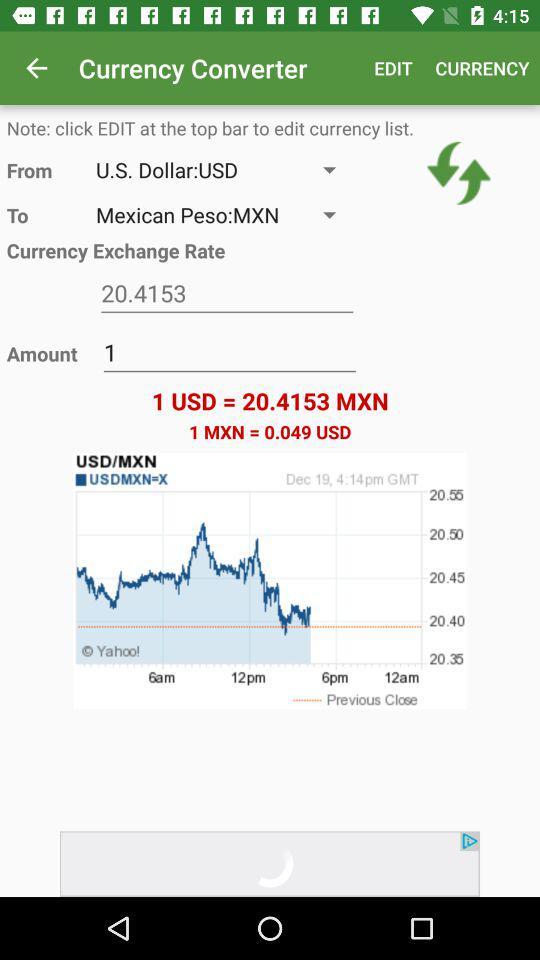 The image size is (540, 960). I want to click on reverse currency exchange, so click(459, 172).